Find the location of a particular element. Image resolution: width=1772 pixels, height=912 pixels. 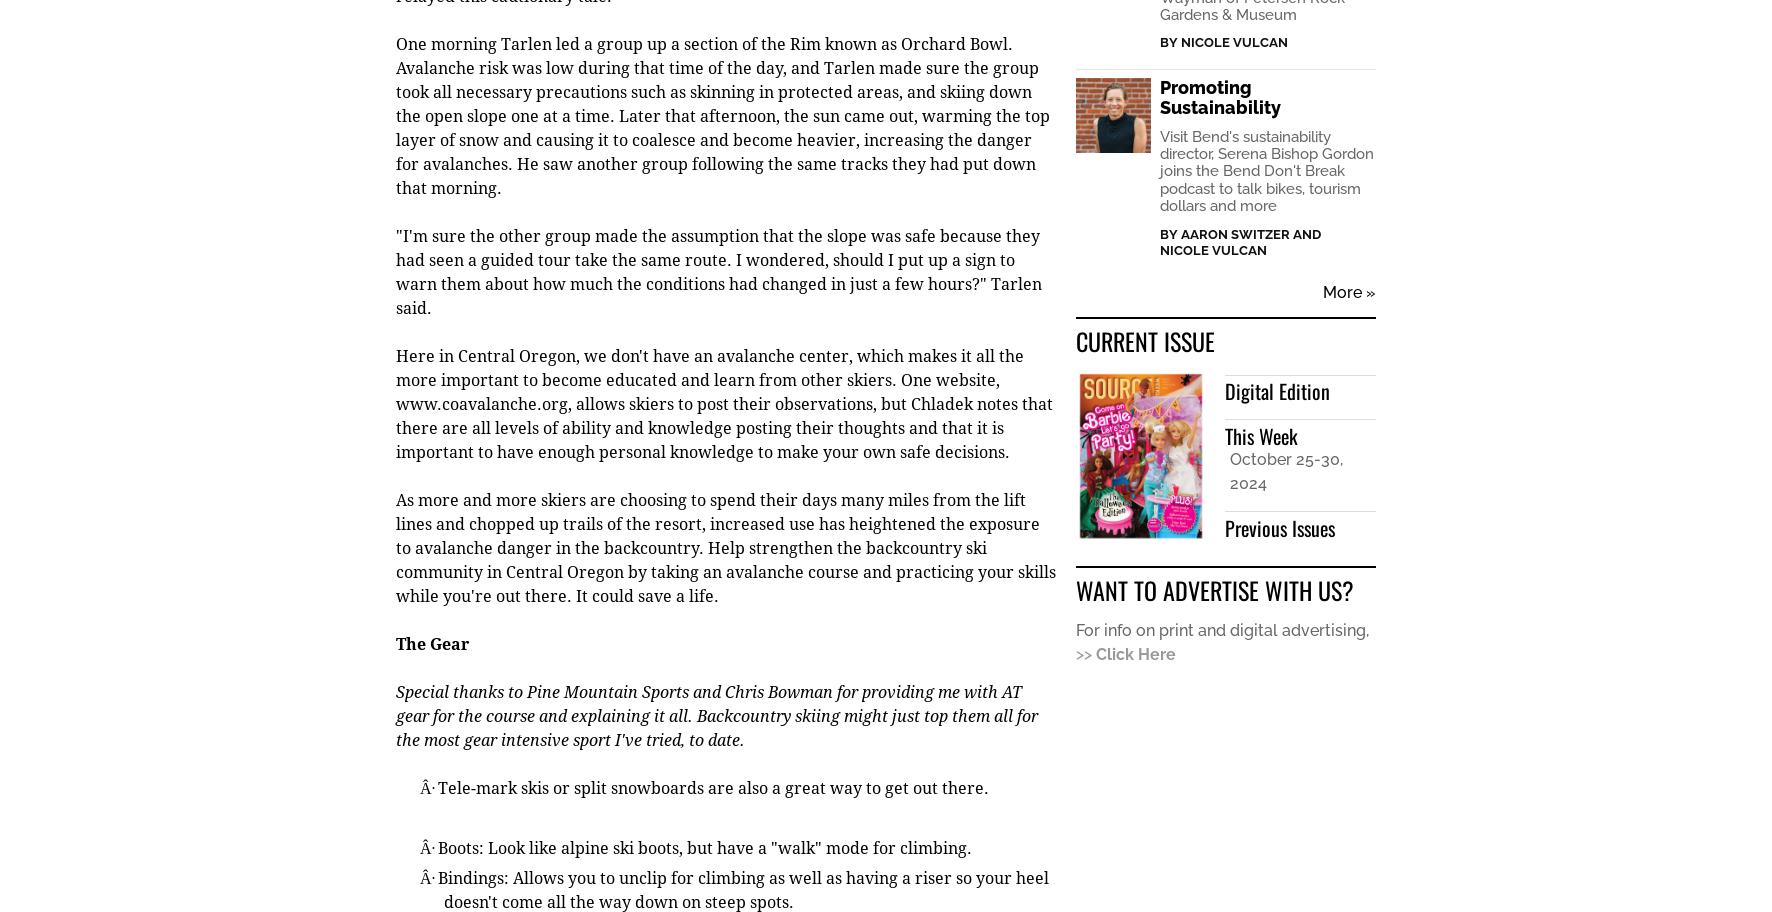

'Click Here' is located at coordinates (1135, 655).